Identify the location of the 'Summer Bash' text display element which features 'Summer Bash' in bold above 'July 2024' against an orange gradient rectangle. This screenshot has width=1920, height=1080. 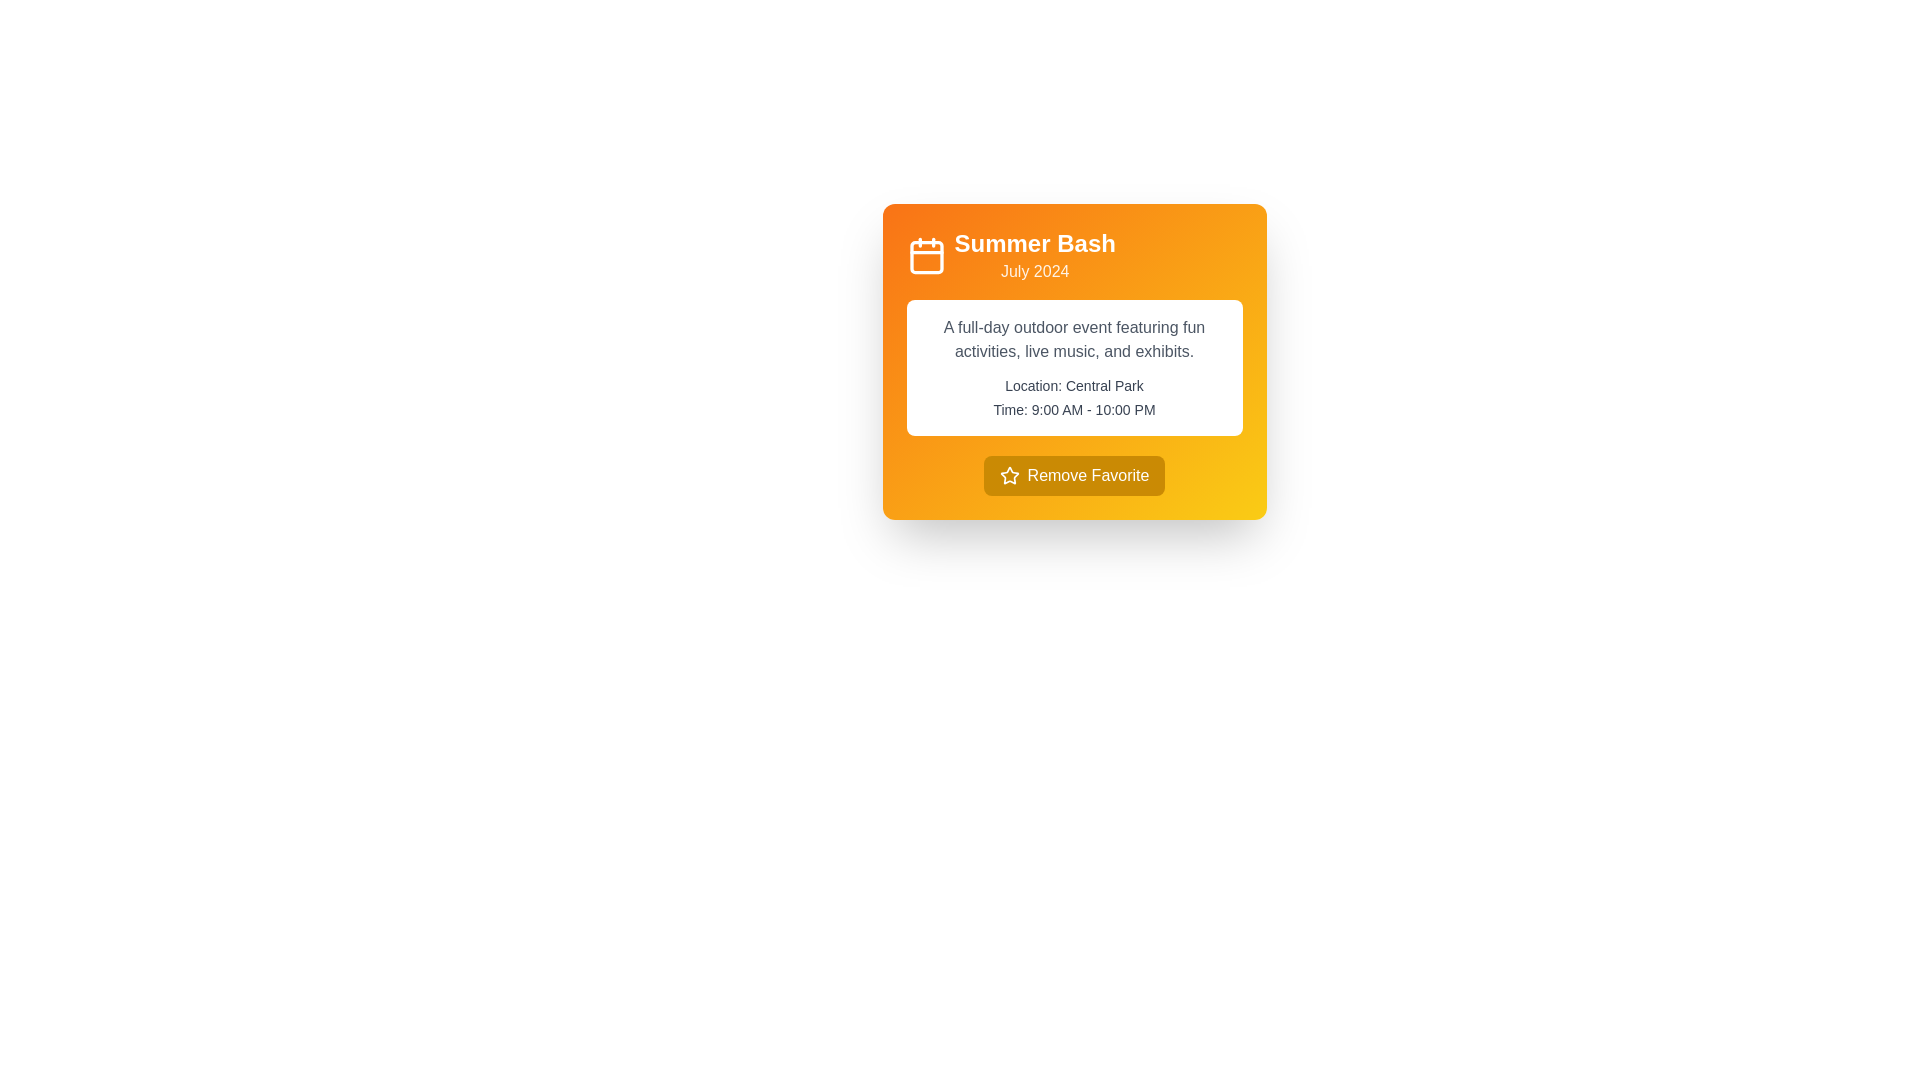
(1035, 254).